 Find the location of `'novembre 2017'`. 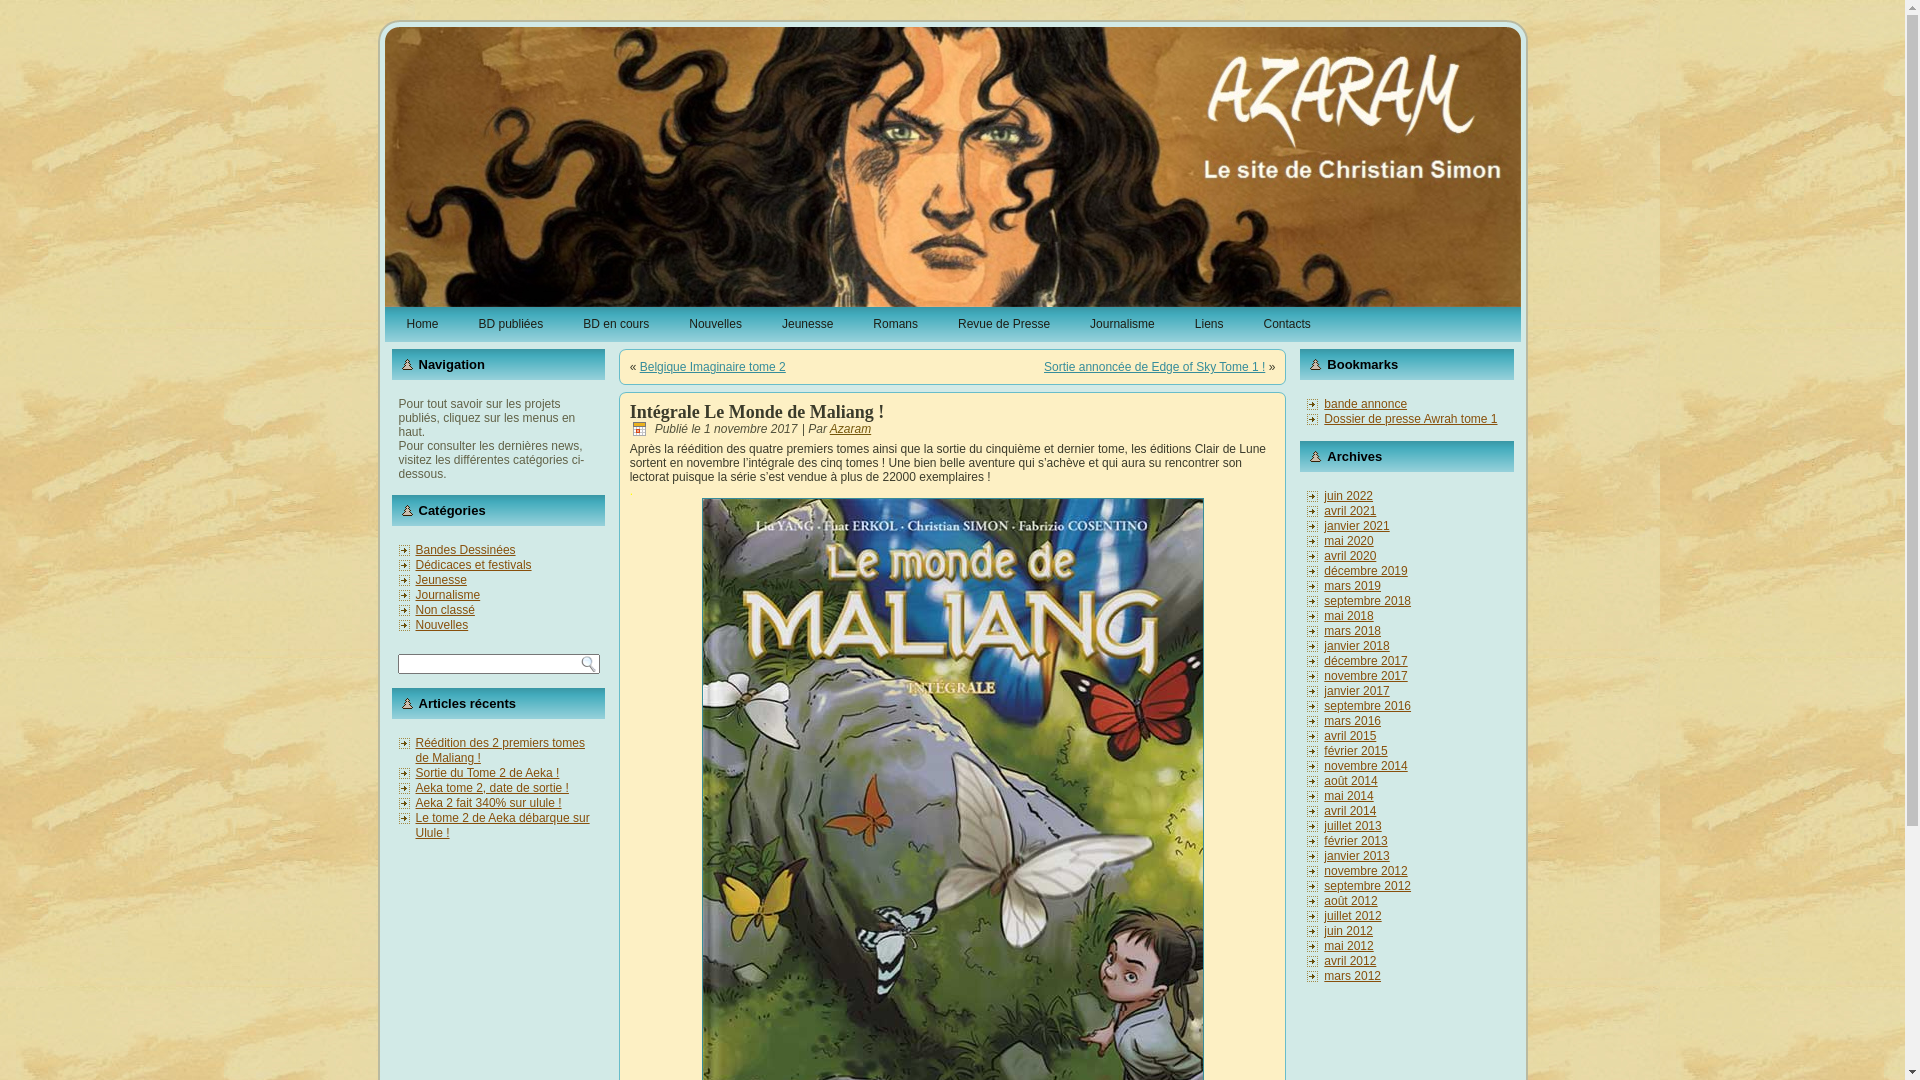

'novembre 2017' is located at coordinates (1364, 675).